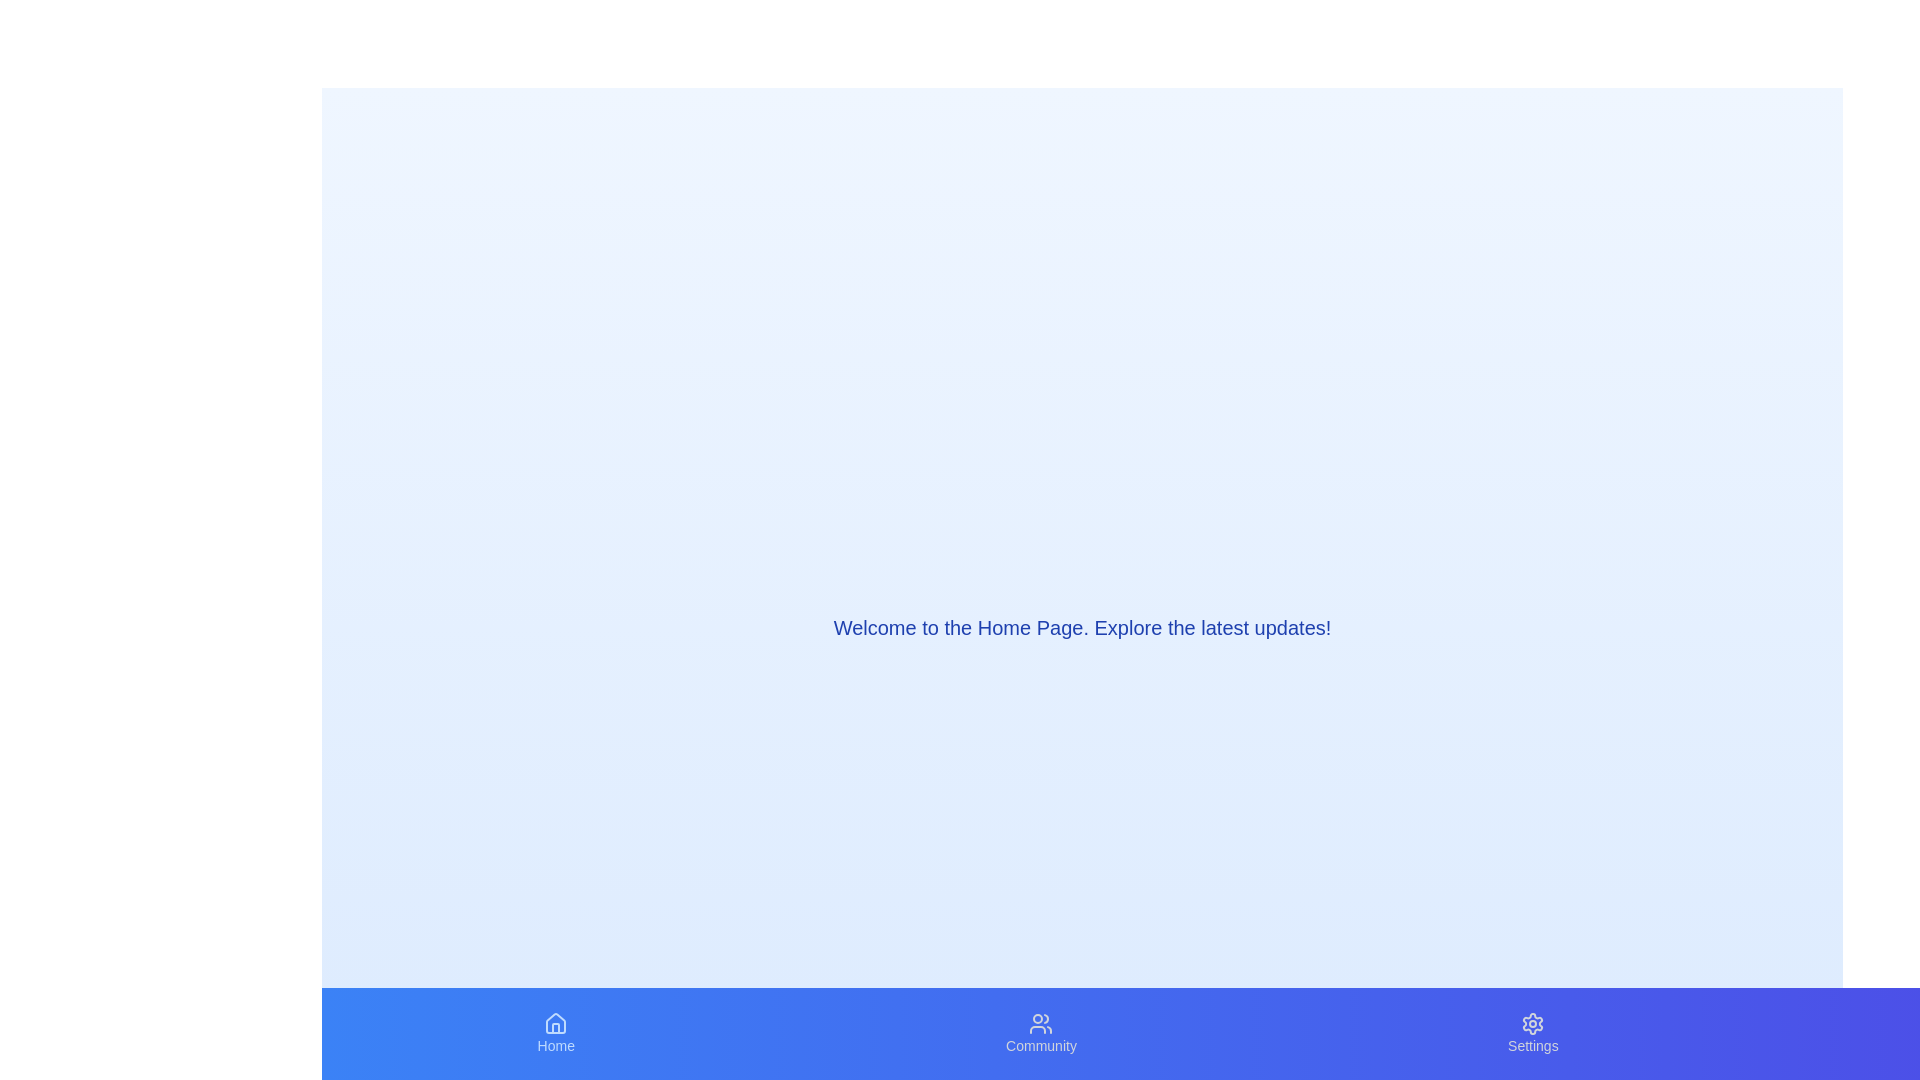 Image resolution: width=1920 pixels, height=1080 pixels. I want to click on the 'Home' Navigation Button, which features a house icon and is colored blue, so click(556, 1033).